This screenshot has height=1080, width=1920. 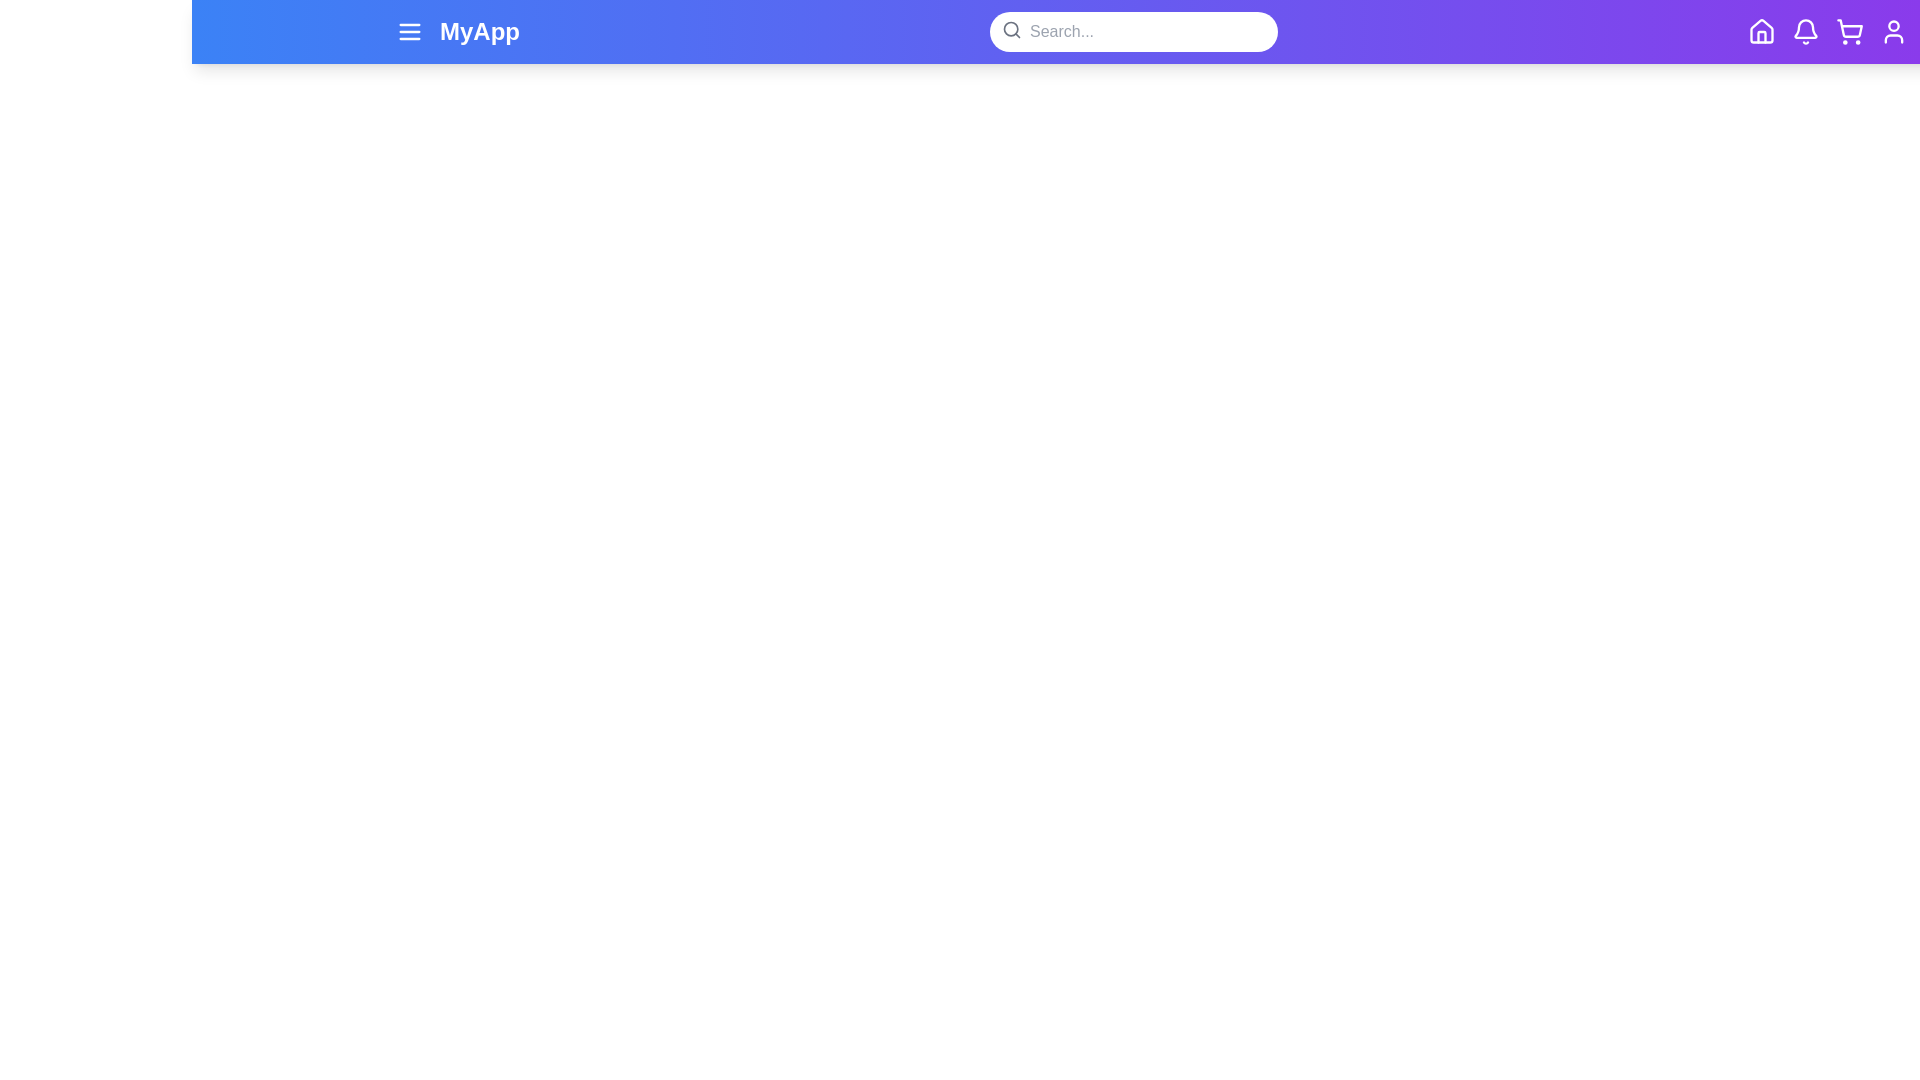 I want to click on the icon with the specified name: menu, so click(x=408, y=31).